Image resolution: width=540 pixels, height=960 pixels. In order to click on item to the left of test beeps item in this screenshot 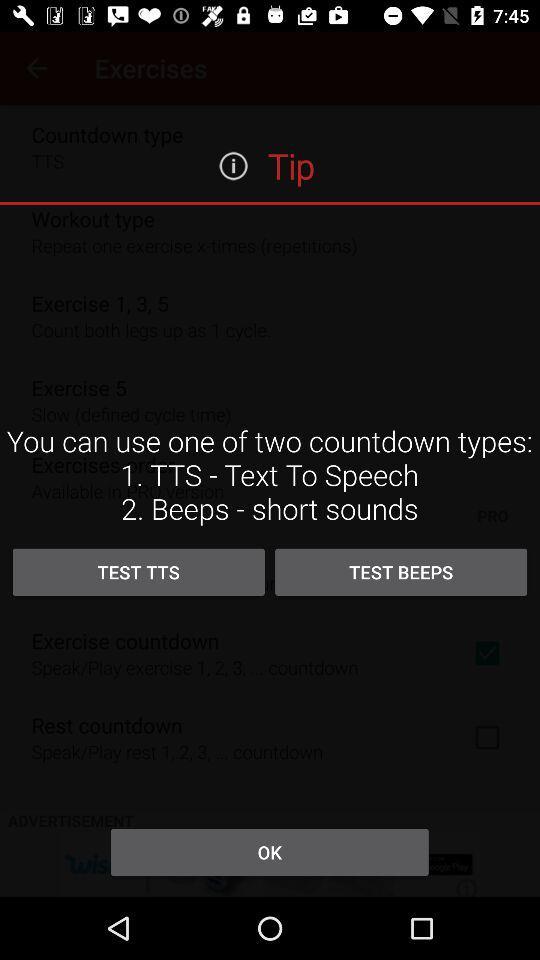, I will do `click(137, 572)`.